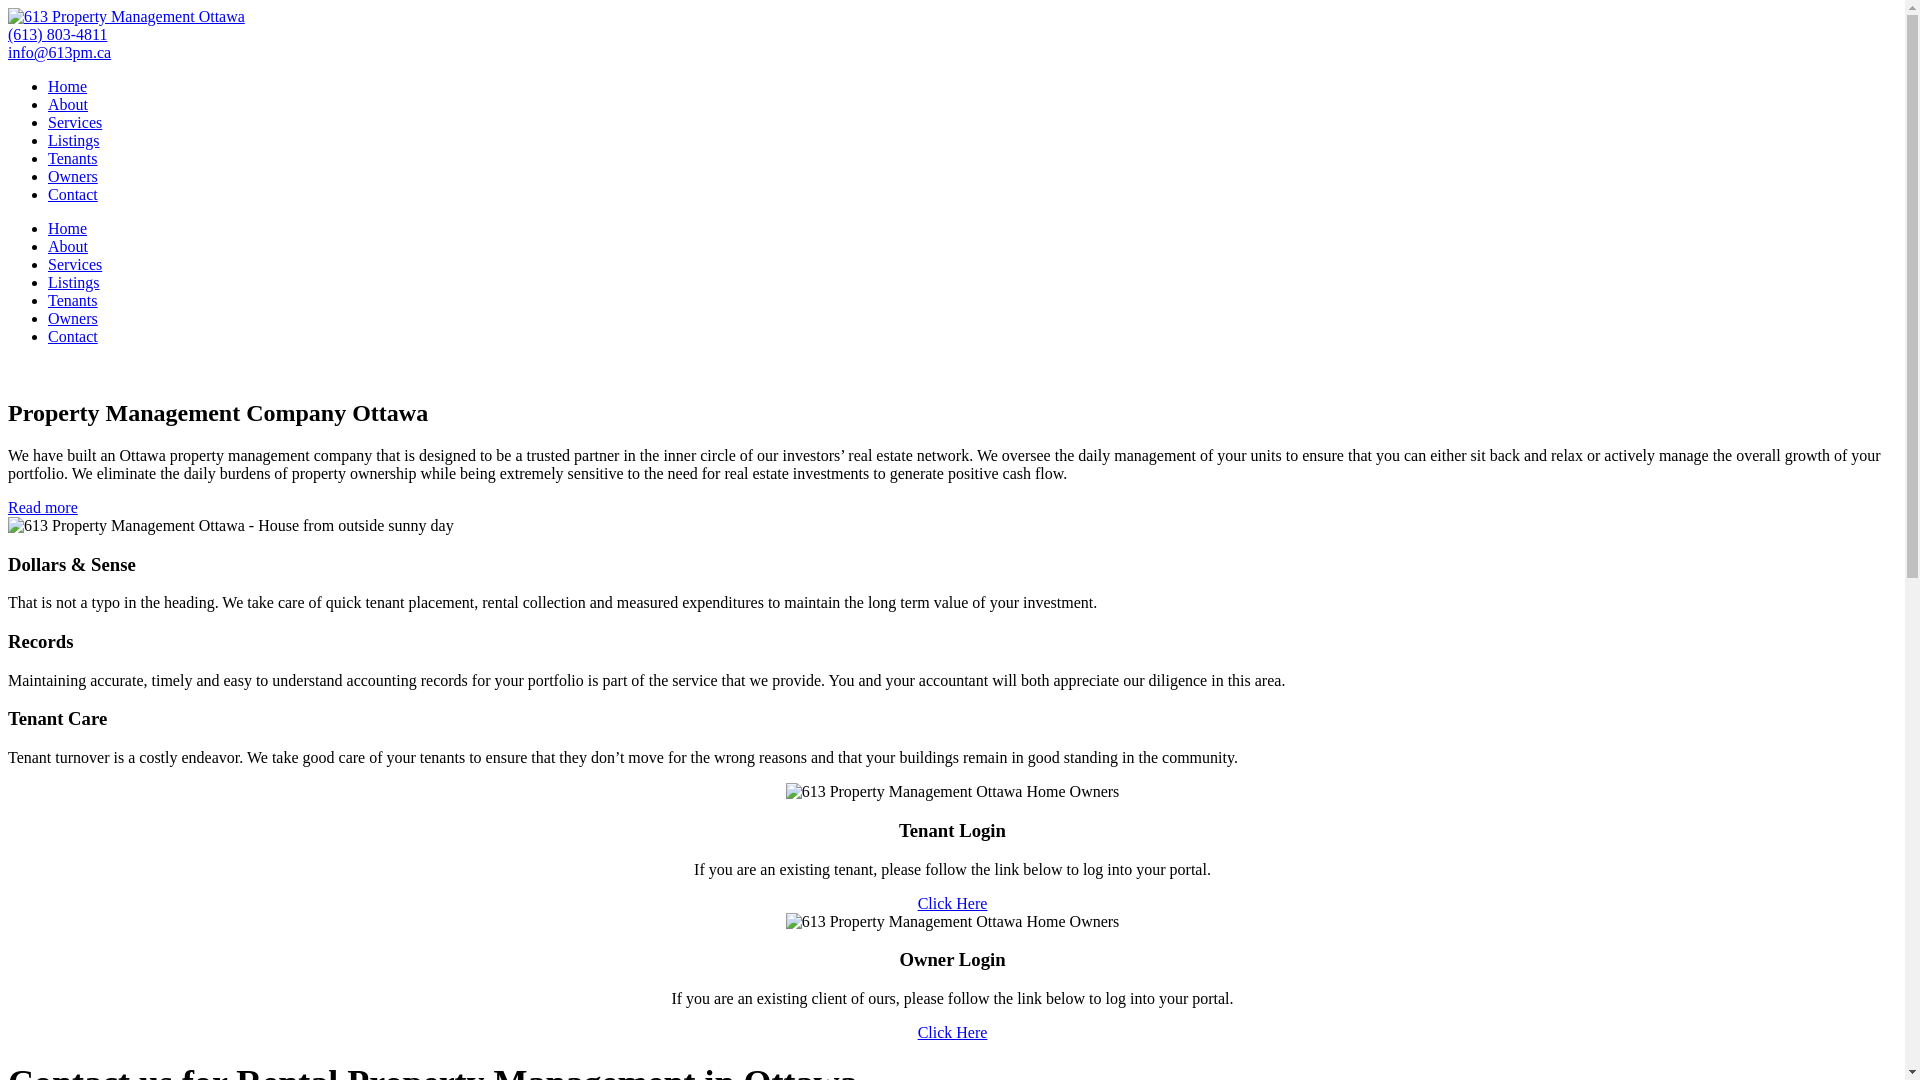 This screenshot has height=1080, width=1920. What do you see at coordinates (67, 227) in the screenshot?
I see `'Home'` at bounding box center [67, 227].